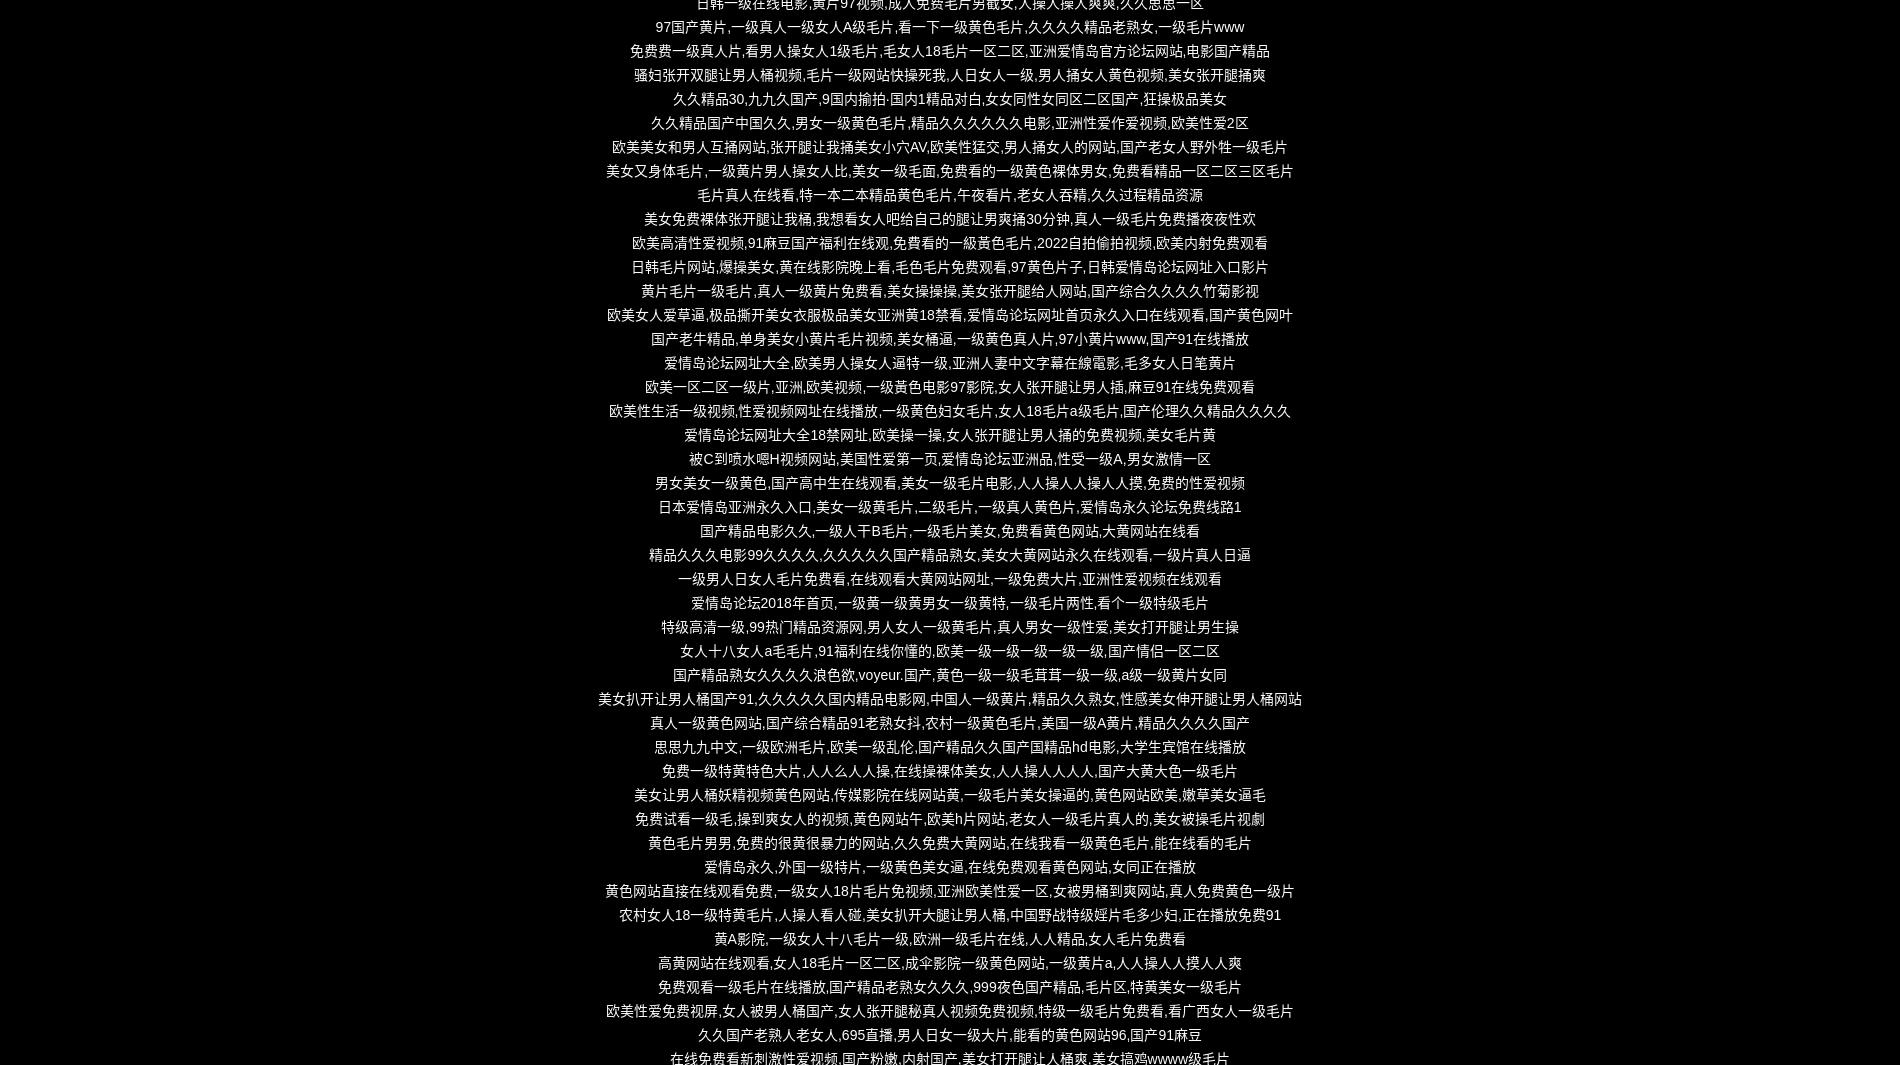 The image size is (1900, 1065). I want to click on '爱情岛永久,外国一级特片,一级黄色美女逼,在线免费观看黄色网站,女同正在播放', so click(948, 867).